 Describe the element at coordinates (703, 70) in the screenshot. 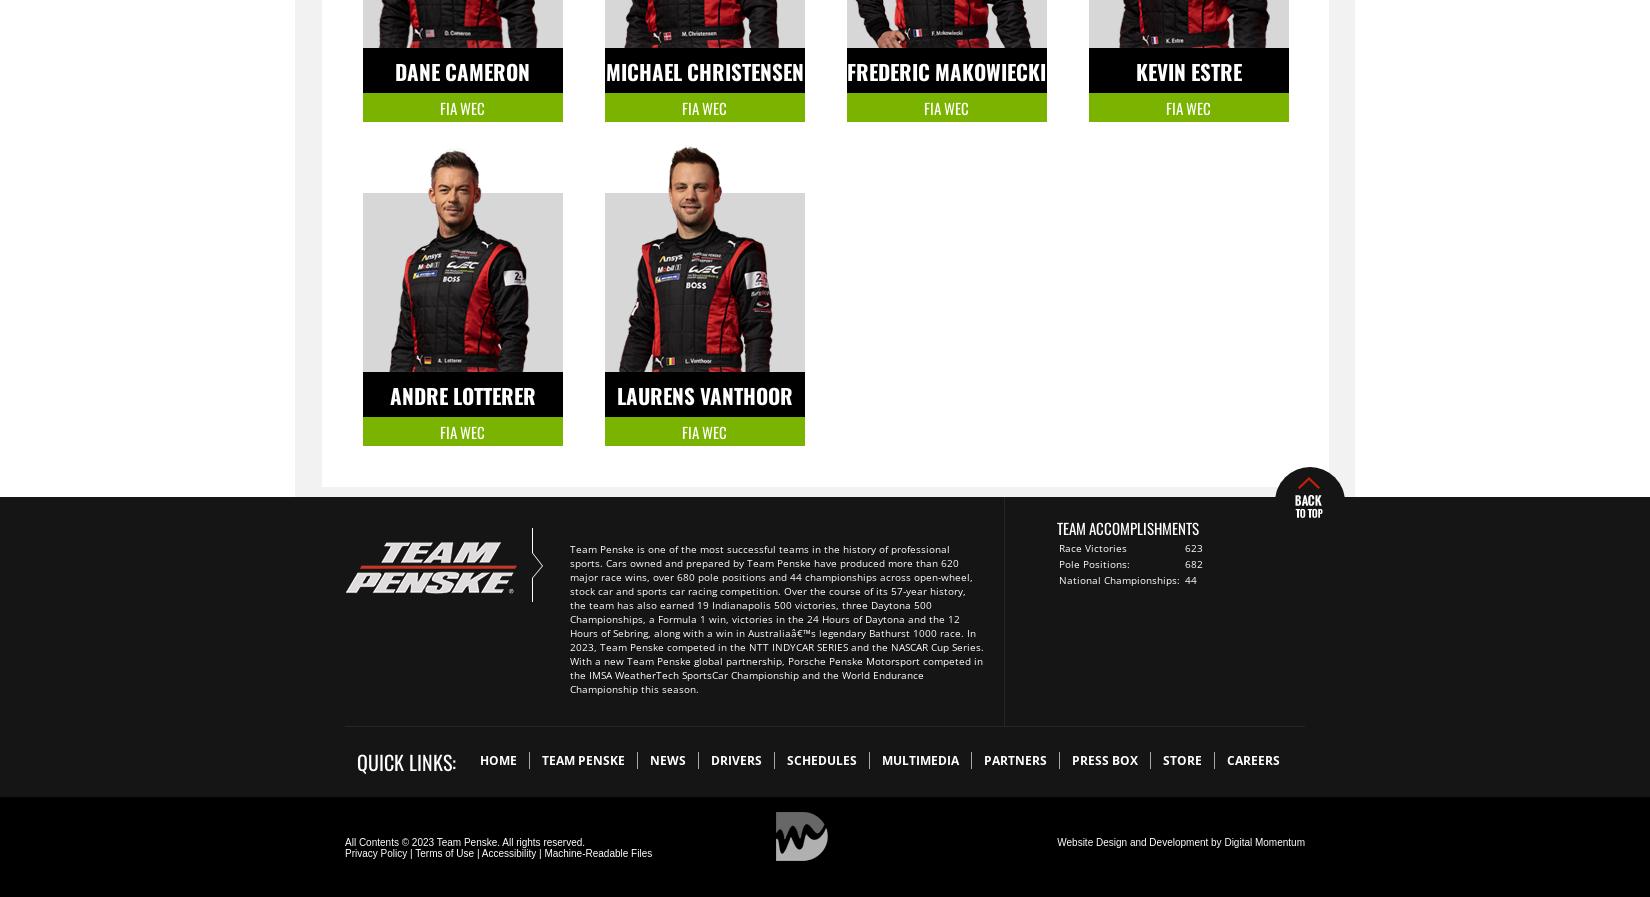

I see `'Michael Christensen'` at that location.